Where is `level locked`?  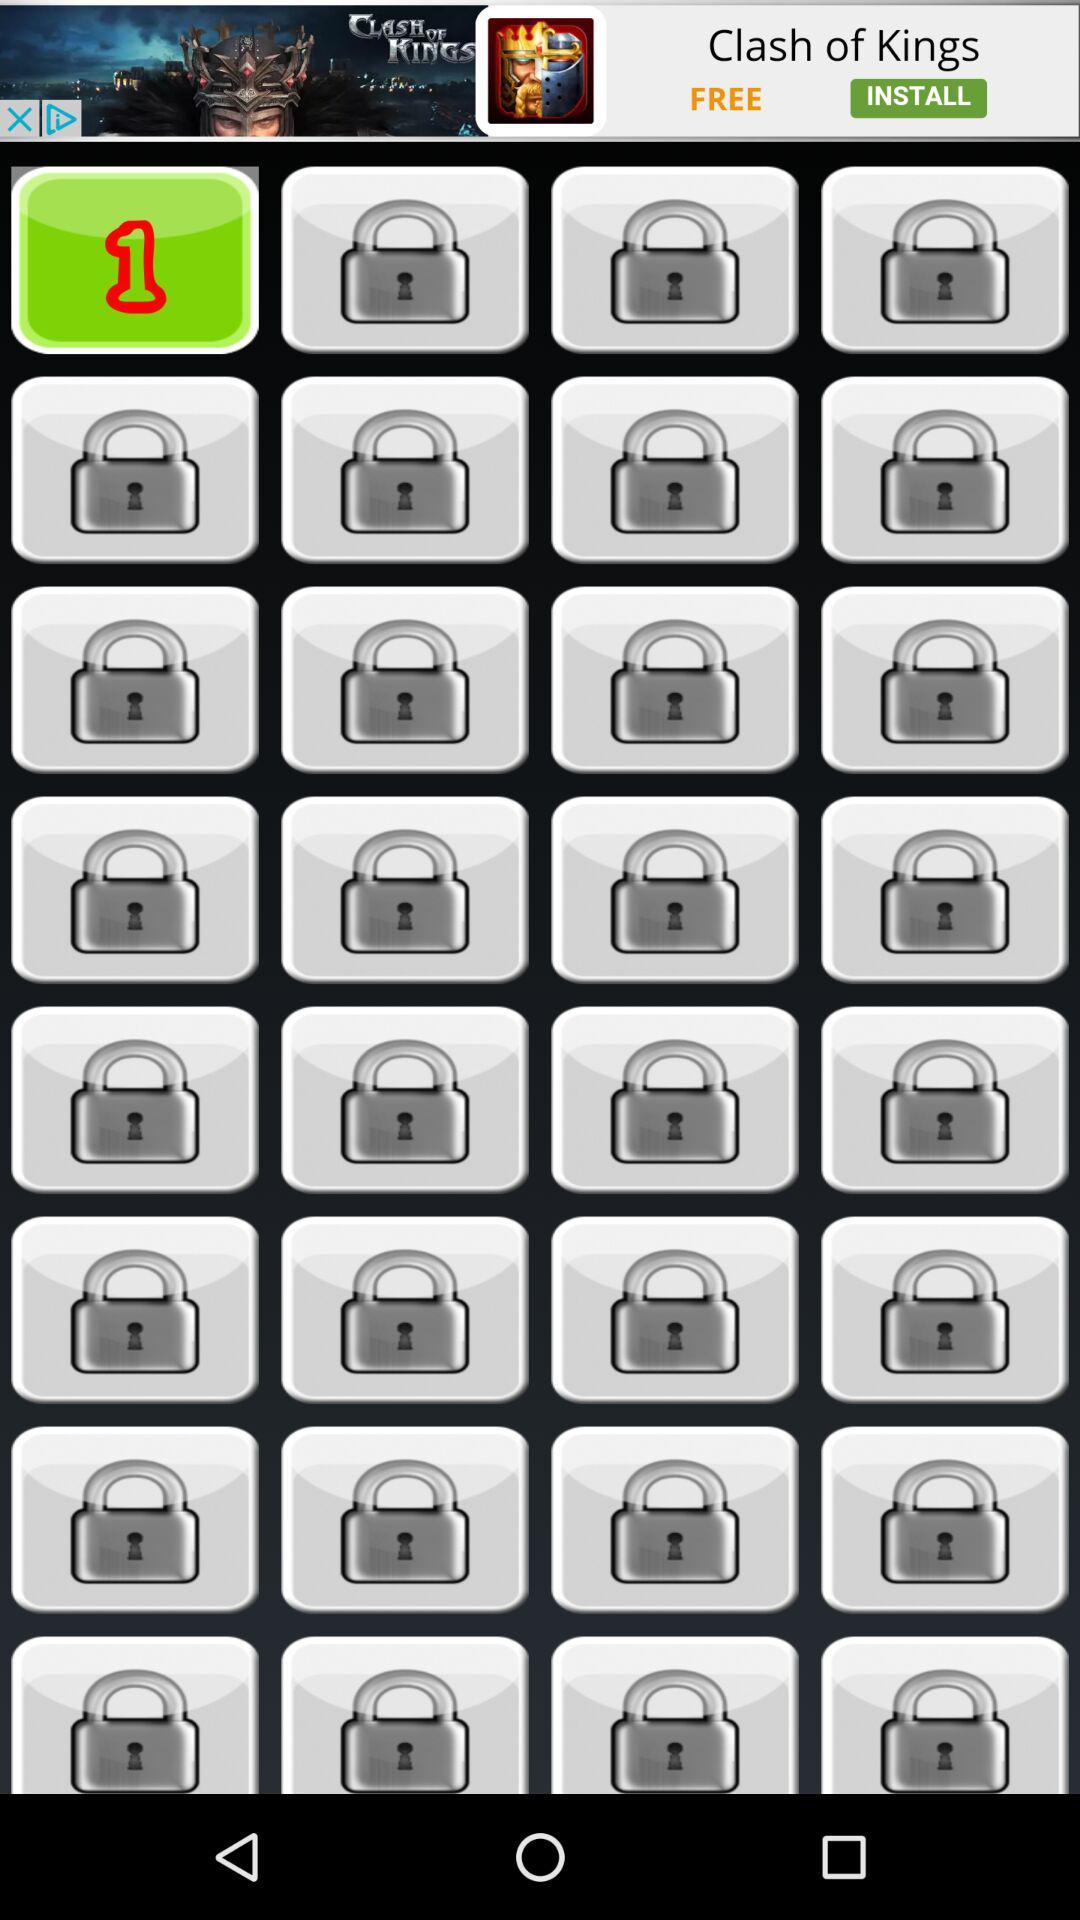
level locked is located at coordinates (135, 1520).